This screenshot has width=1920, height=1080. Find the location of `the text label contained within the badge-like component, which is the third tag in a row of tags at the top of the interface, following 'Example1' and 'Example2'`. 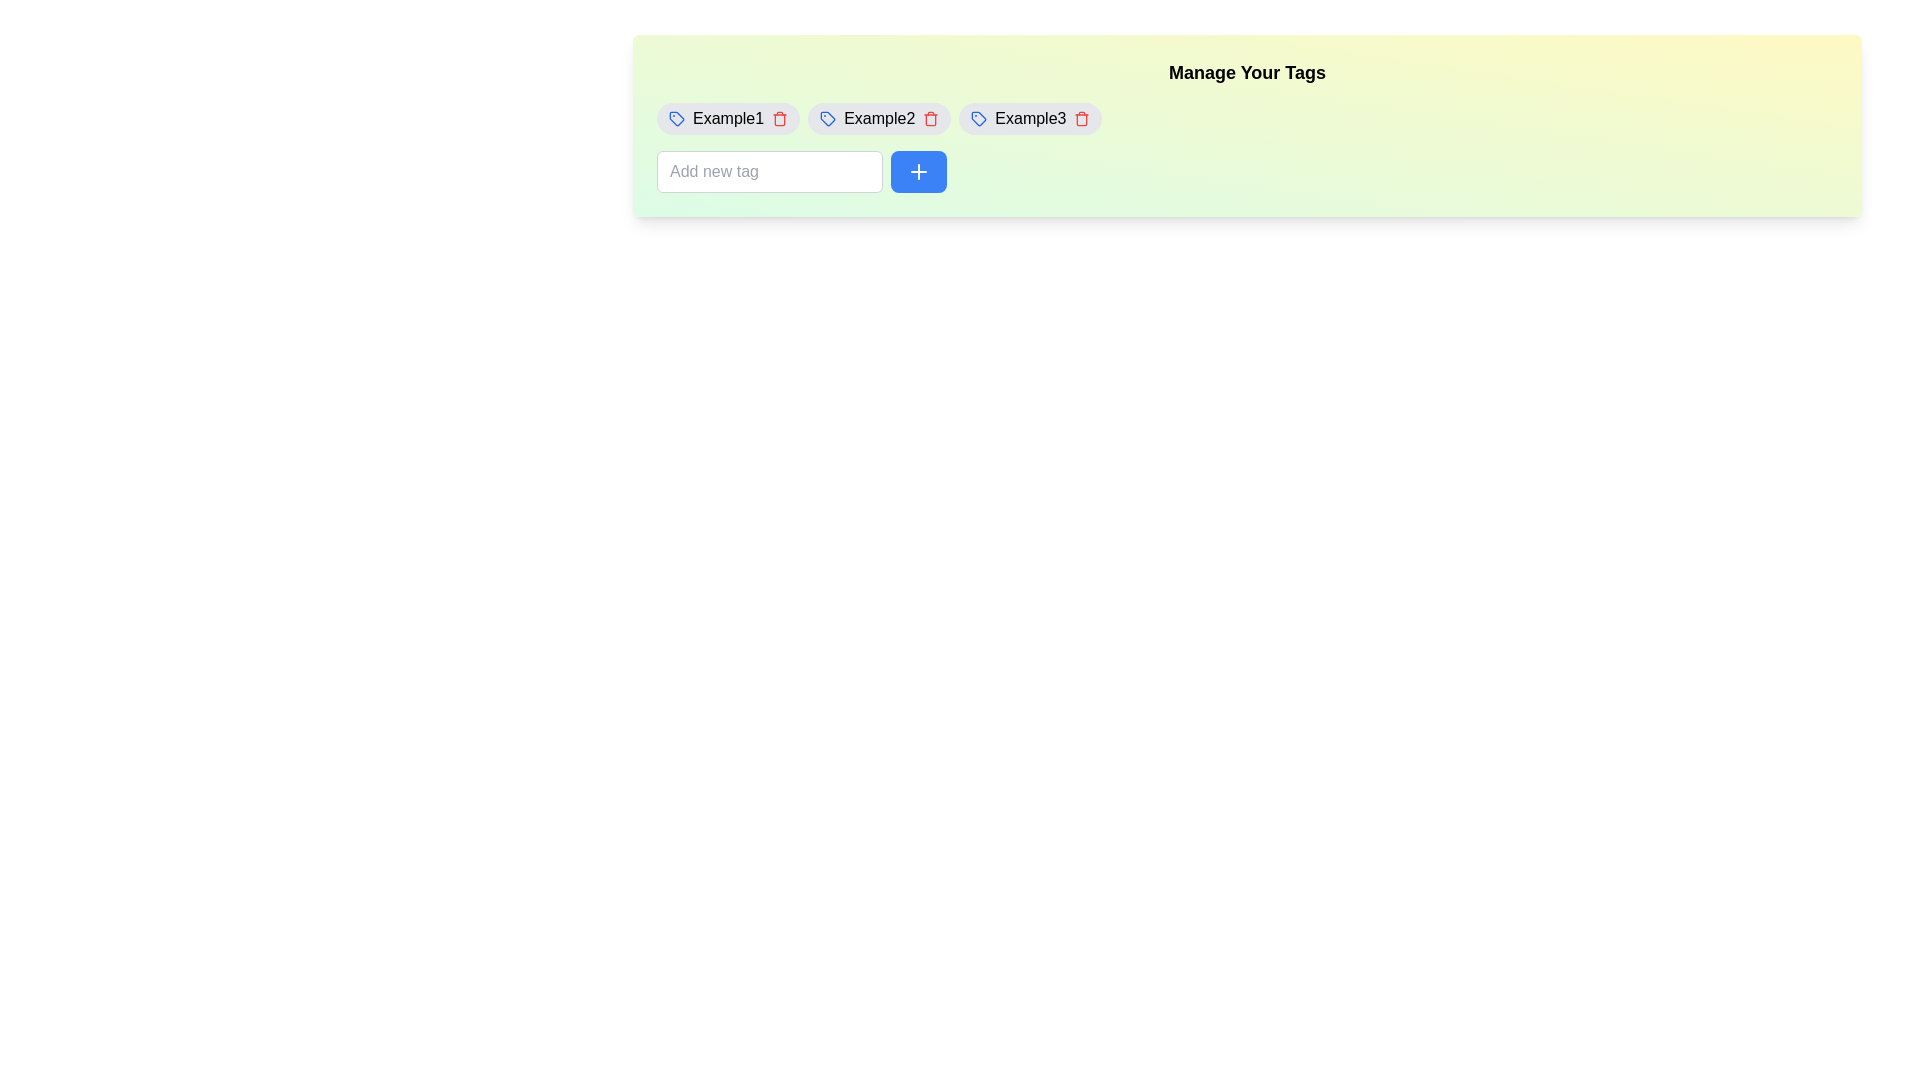

the text label contained within the badge-like component, which is the third tag in a row of tags at the top of the interface, following 'Example1' and 'Example2' is located at coordinates (1030, 119).